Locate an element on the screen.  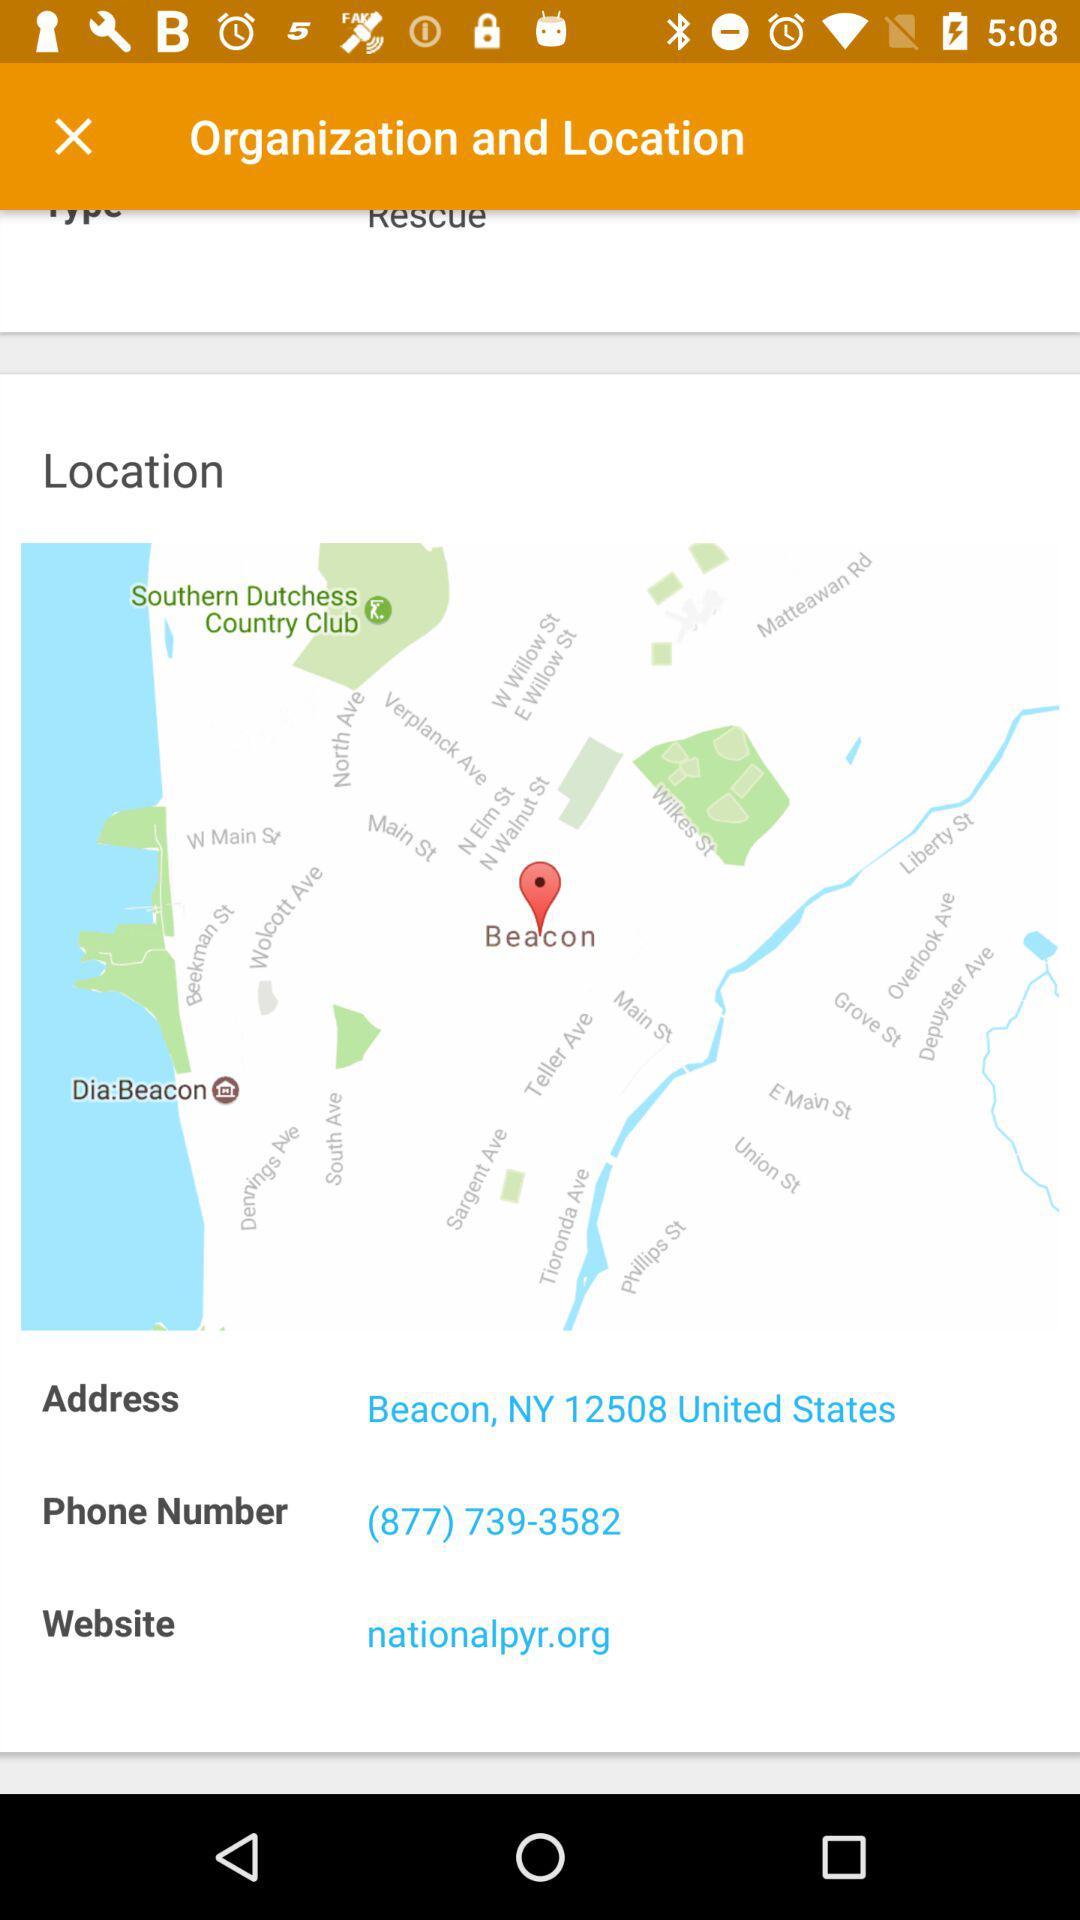
the icon to the left of the organization and location item is located at coordinates (72, 135).